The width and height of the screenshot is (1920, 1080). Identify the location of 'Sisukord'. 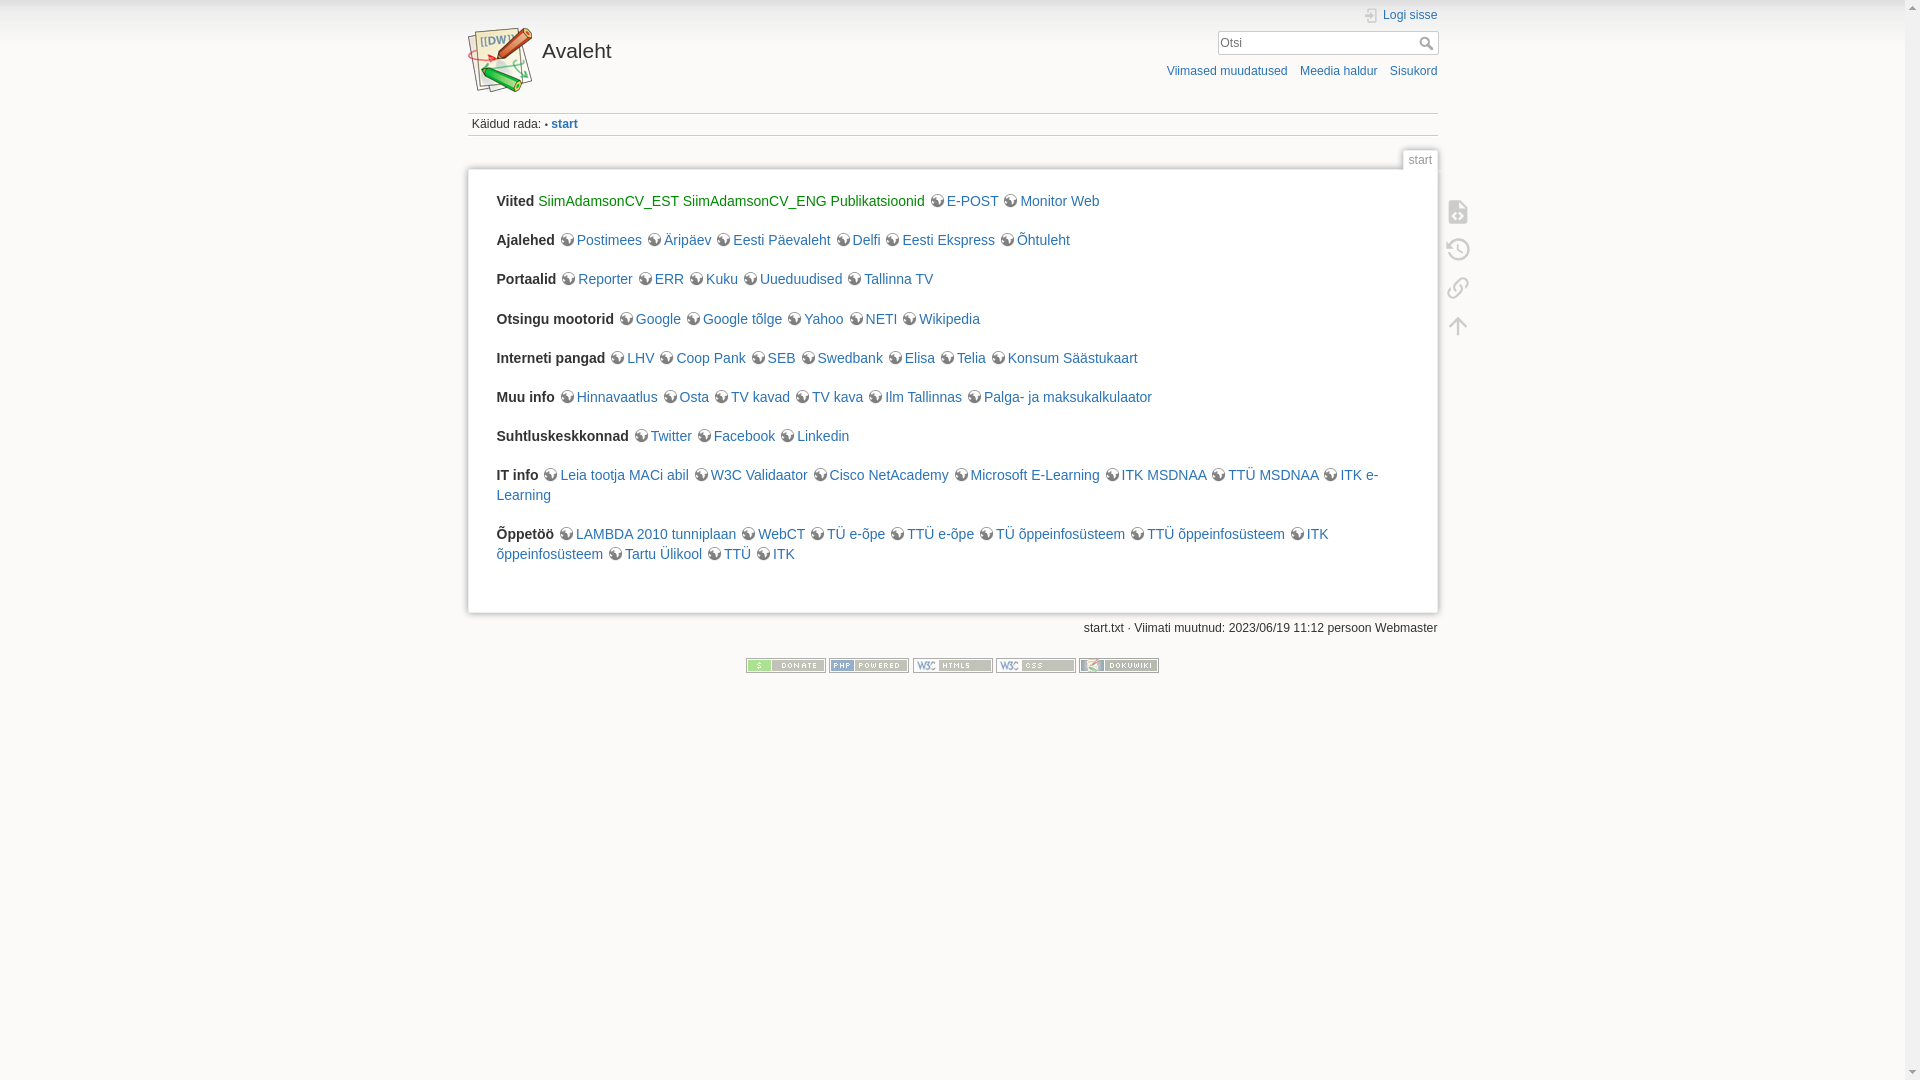
(1413, 69).